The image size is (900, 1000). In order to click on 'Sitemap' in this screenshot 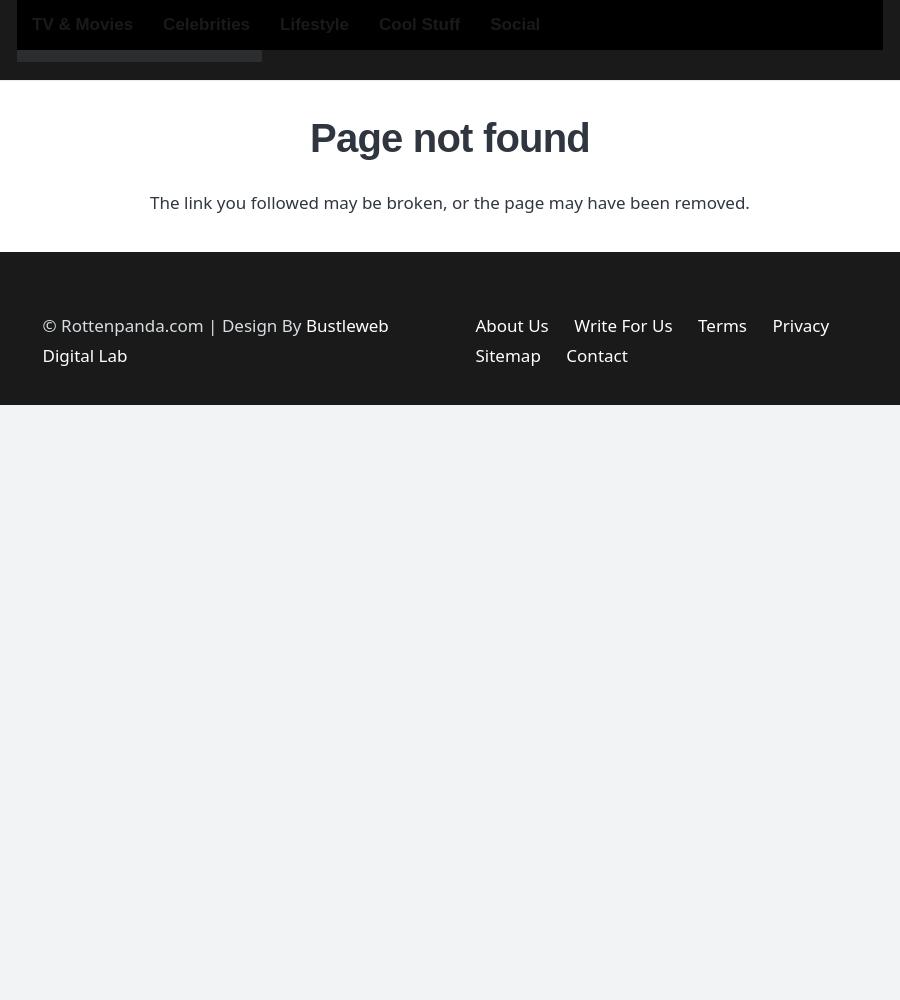, I will do `click(506, 354)`.